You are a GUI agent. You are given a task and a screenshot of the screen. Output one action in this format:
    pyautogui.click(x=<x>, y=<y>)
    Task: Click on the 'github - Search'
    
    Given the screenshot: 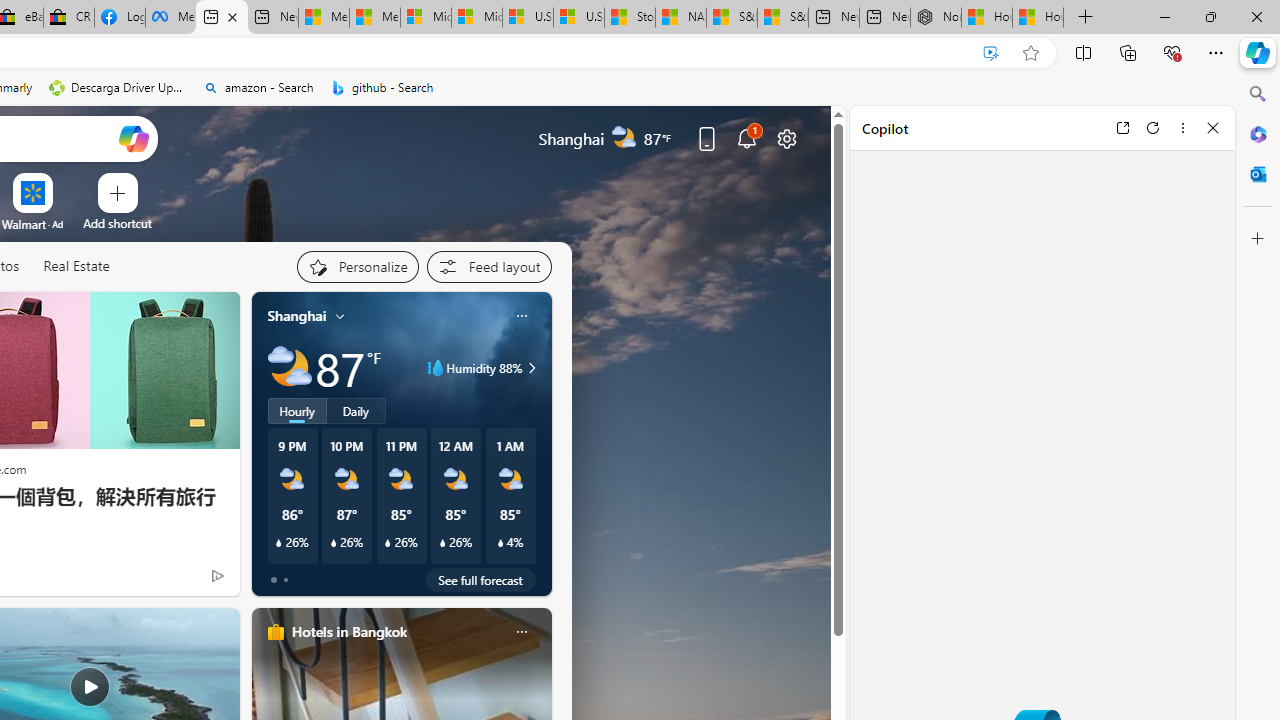 What is the action you would take?
    pyautogui.click(x=382, y=87)
    